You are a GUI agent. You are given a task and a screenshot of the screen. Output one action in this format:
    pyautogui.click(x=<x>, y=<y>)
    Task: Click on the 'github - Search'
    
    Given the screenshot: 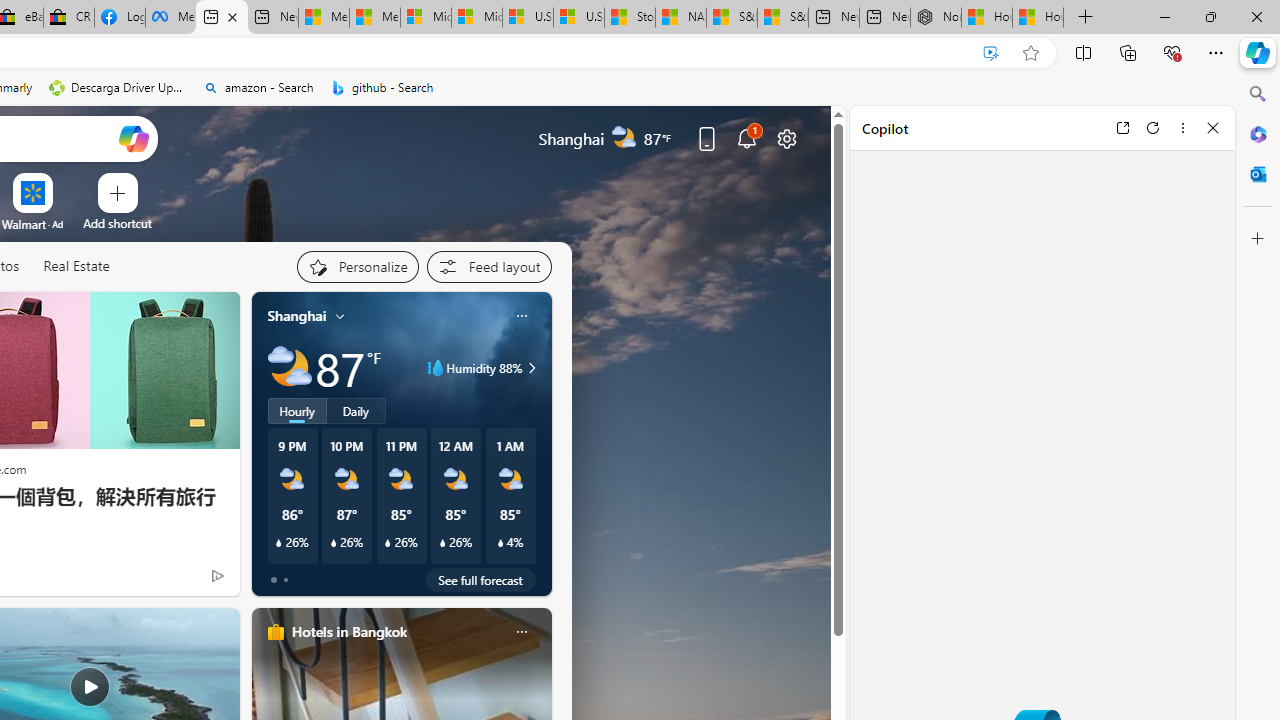 What is the action you would take?
    pyautogui.click(x=382, y=87)
    